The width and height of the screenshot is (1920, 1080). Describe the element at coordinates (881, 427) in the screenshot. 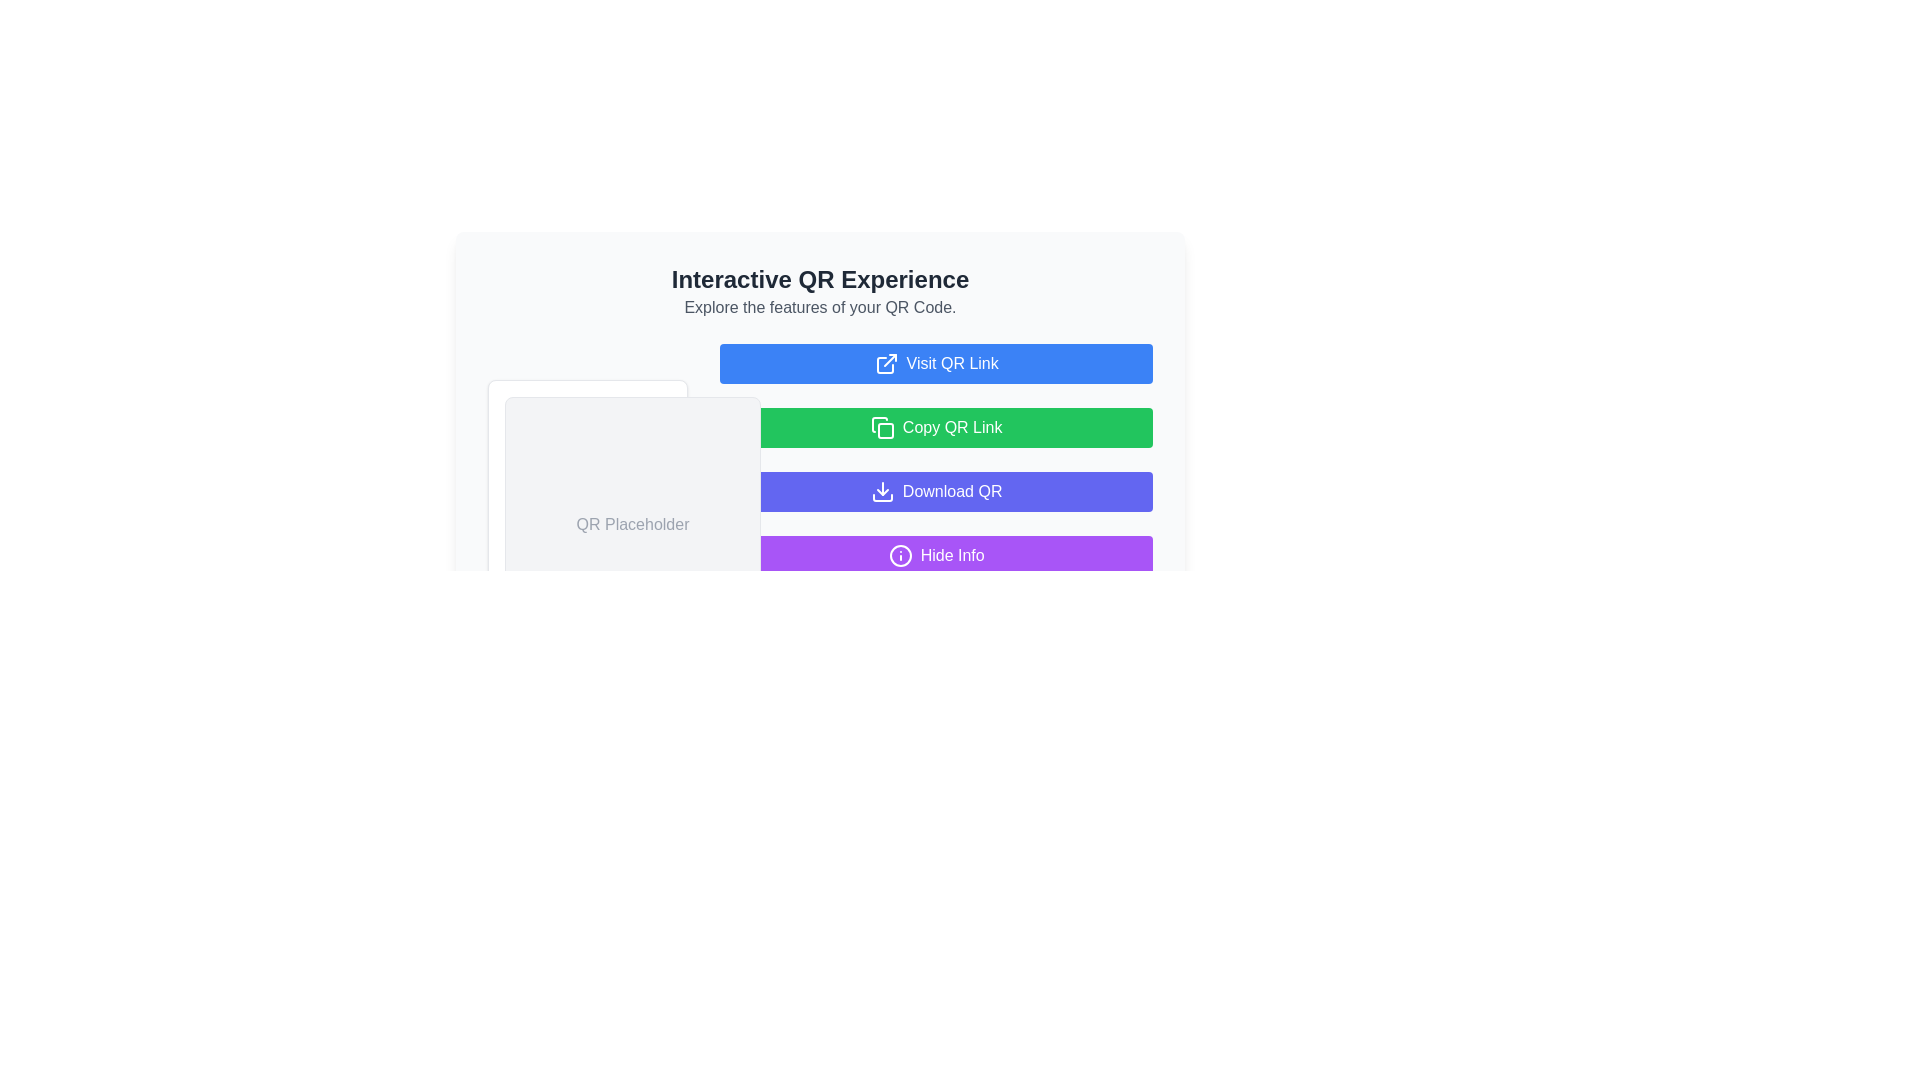

I see `the icon resembling two overlapping rectangles within the green button labeled 'Copy QR Link', which is positioned in the second row of interactive buttons` at that location.